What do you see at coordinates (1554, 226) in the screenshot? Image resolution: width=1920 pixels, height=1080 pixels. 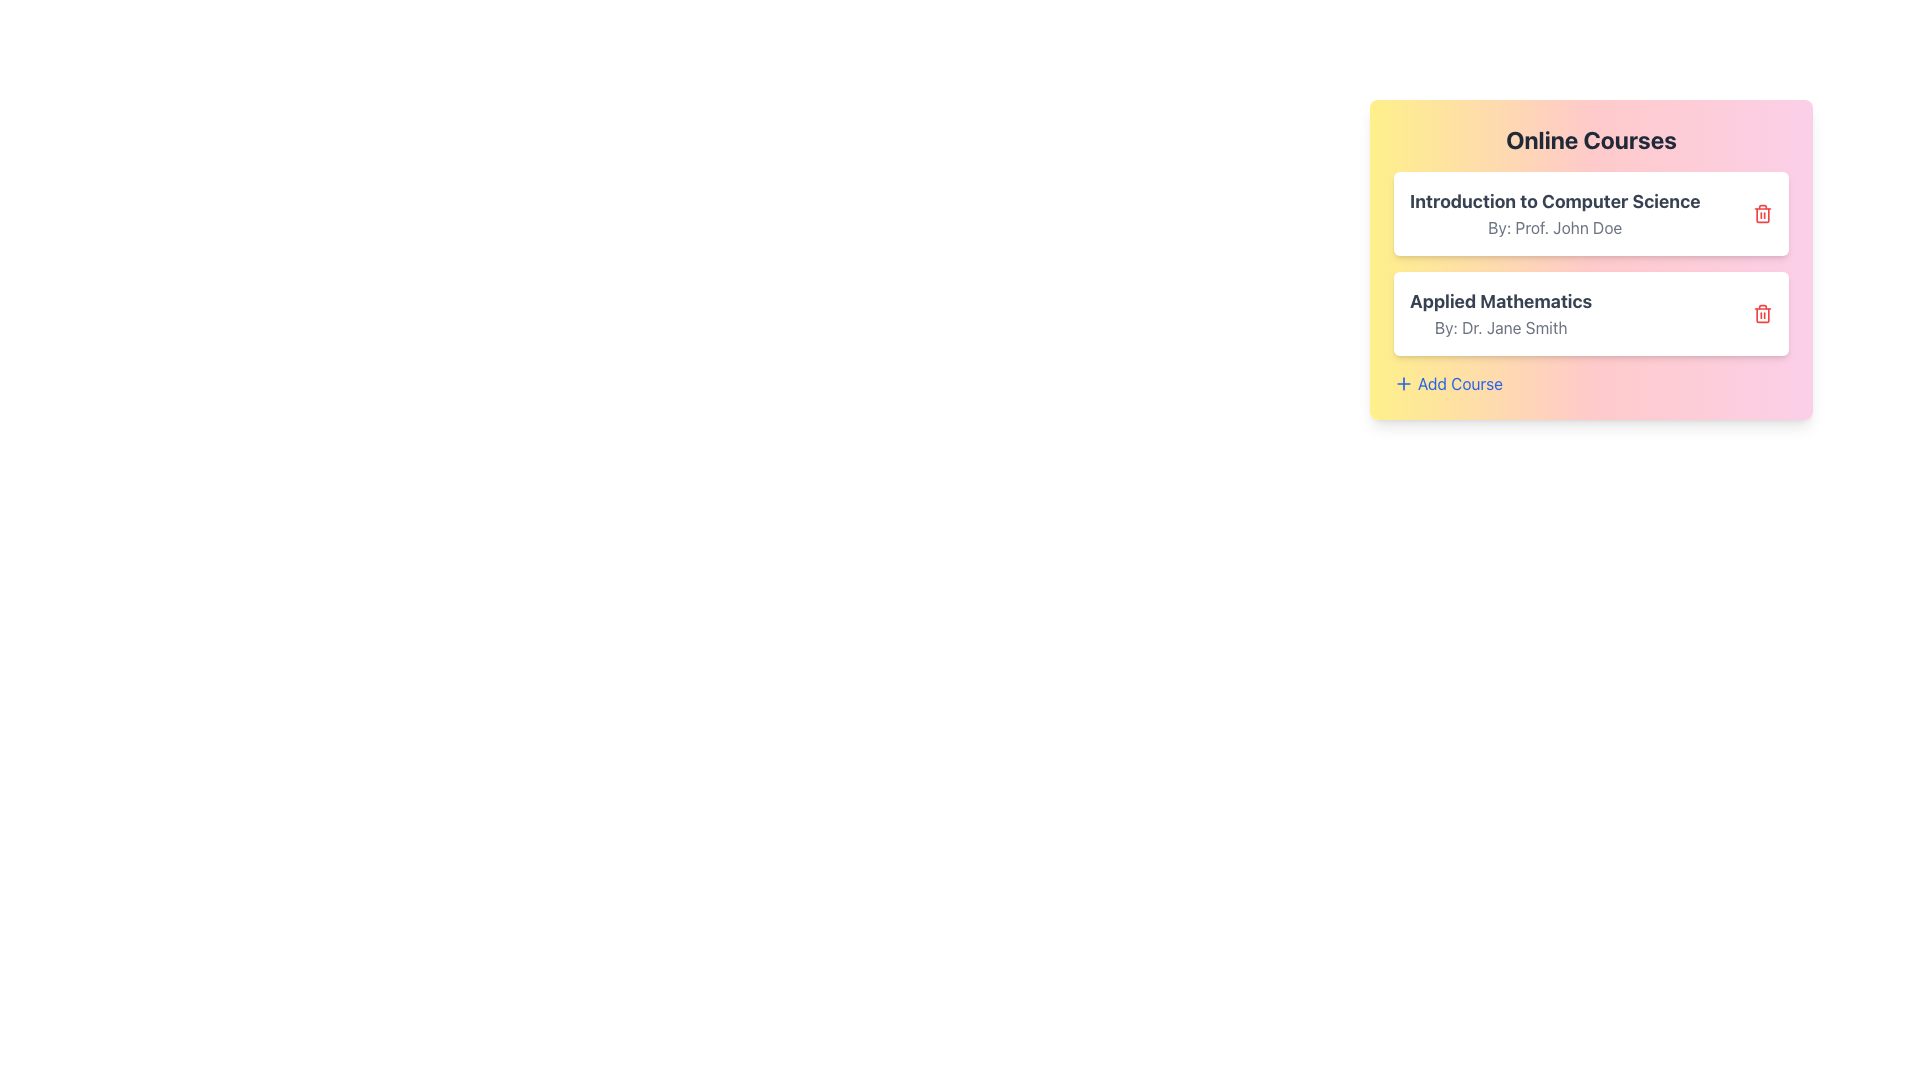 I see `the informational text label indicating the author for the course 'Introduction to Computer Science', positioned directly below the course title within the first course card in the 'Online Courses' section` at bounding box center [1554, 226].